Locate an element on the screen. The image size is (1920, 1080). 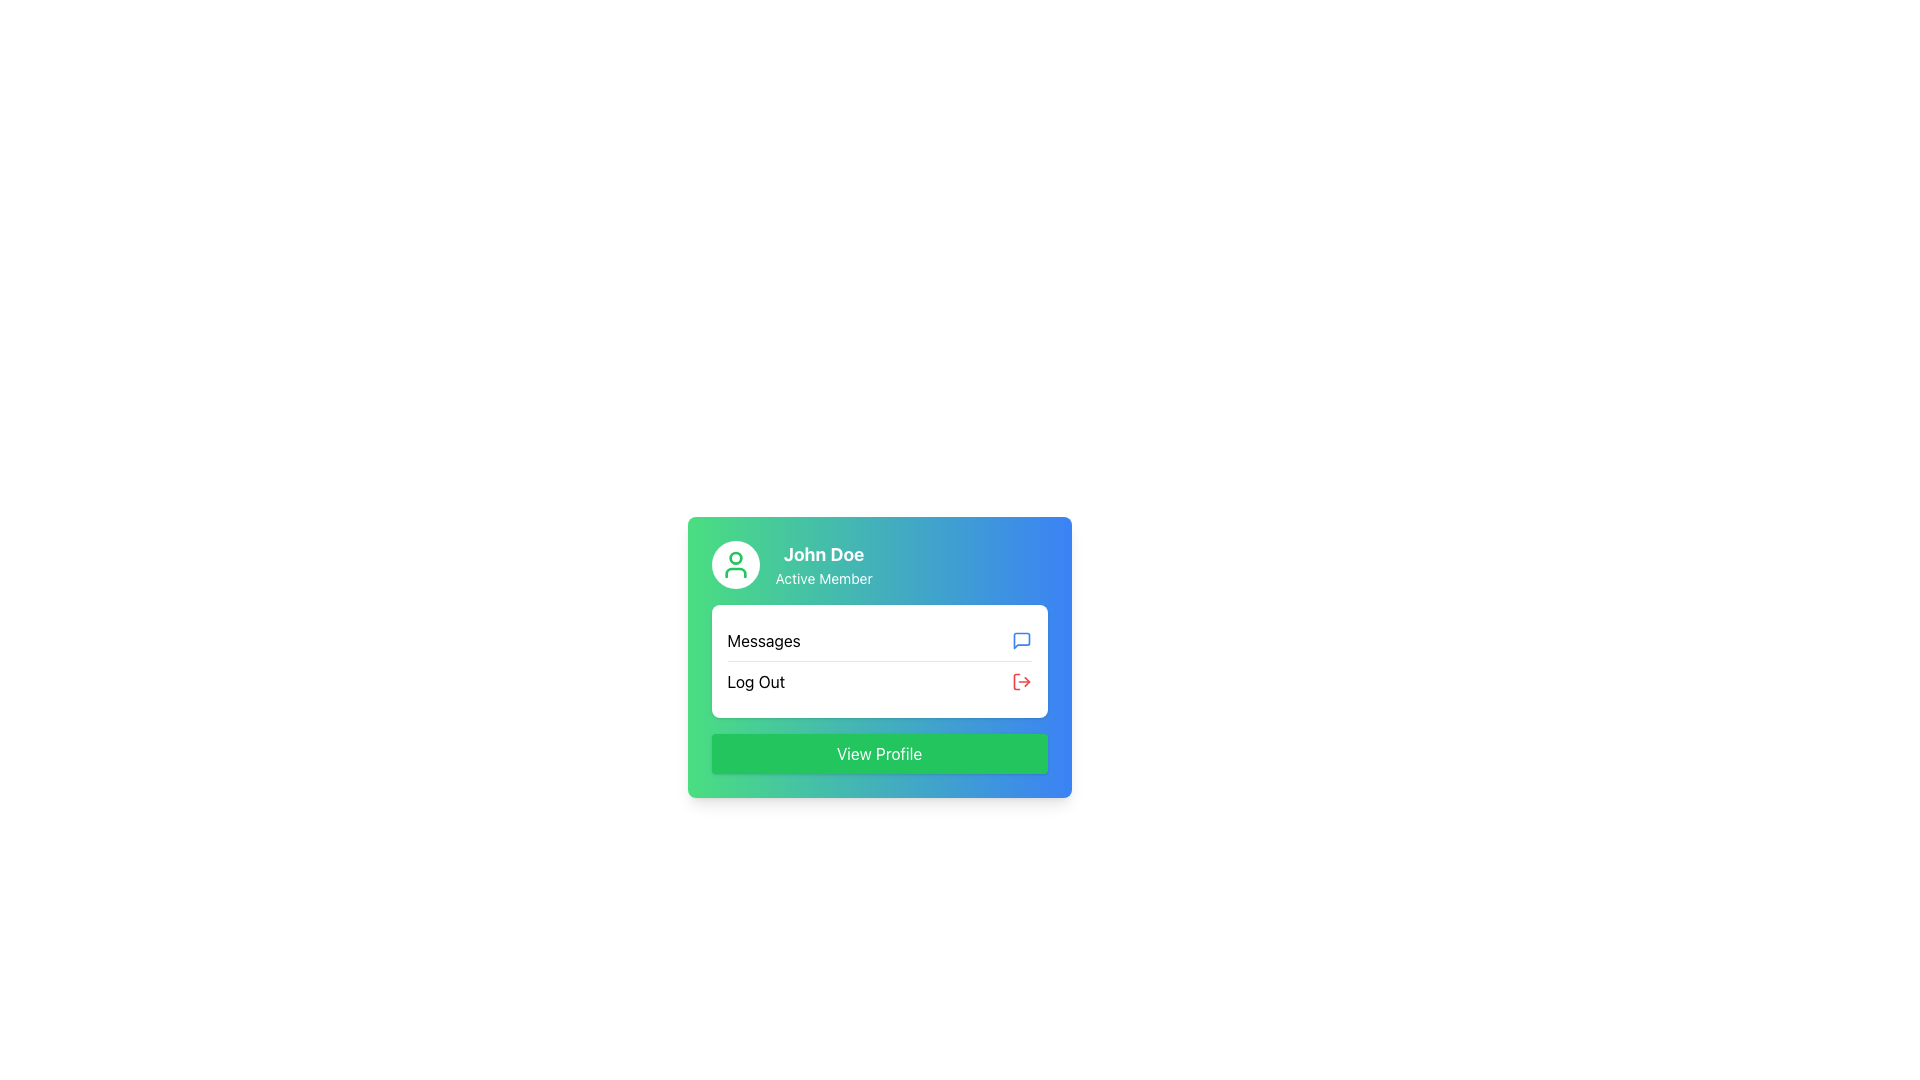
the red log-out icon located to the far right of the 'Log Out' text to initiate the log-out process is located at coordinates (1021, 681).